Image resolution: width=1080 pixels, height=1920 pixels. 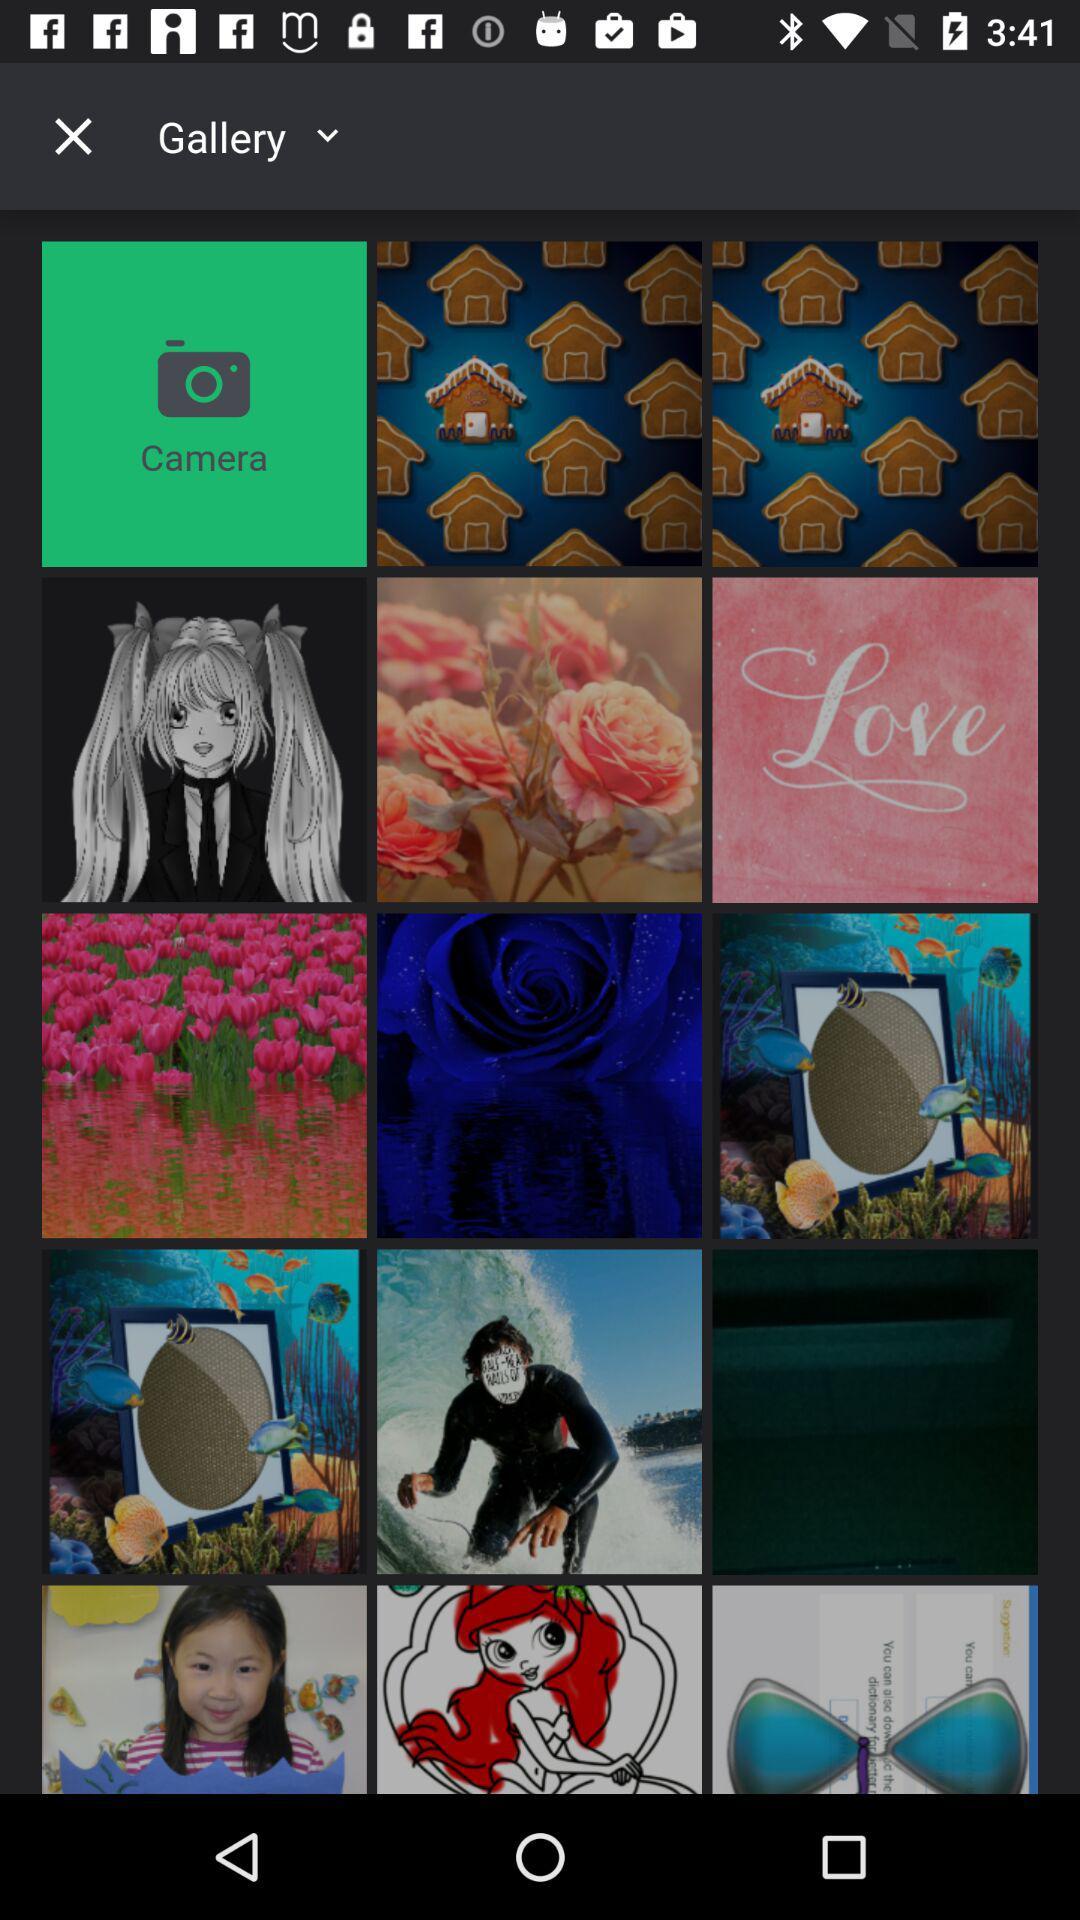 I want to click on the icon to the left of the gallery item, so click(x=72, y=135).